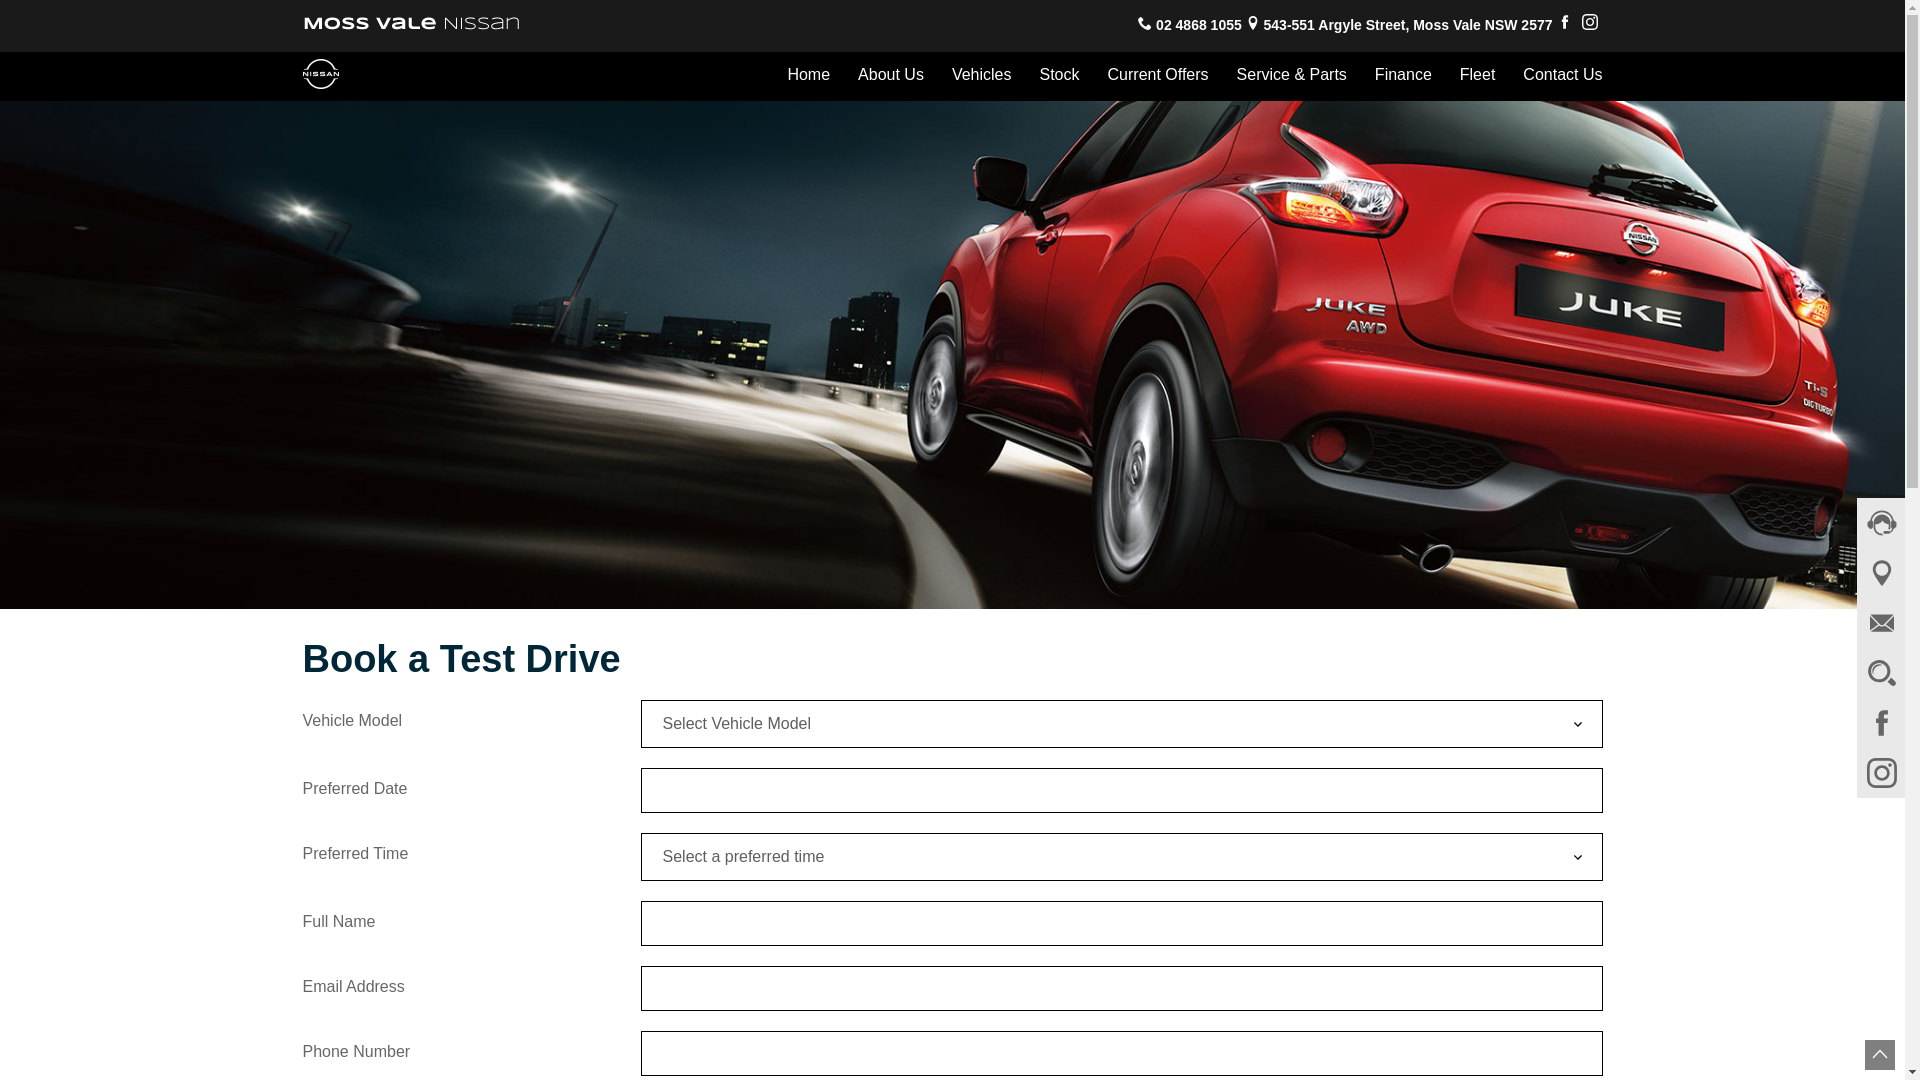 This screenshot has width=1920, height=1080. Describe the element at coordinates (1478, 74) in the screenshot. I see `'Fleet'` at that location.